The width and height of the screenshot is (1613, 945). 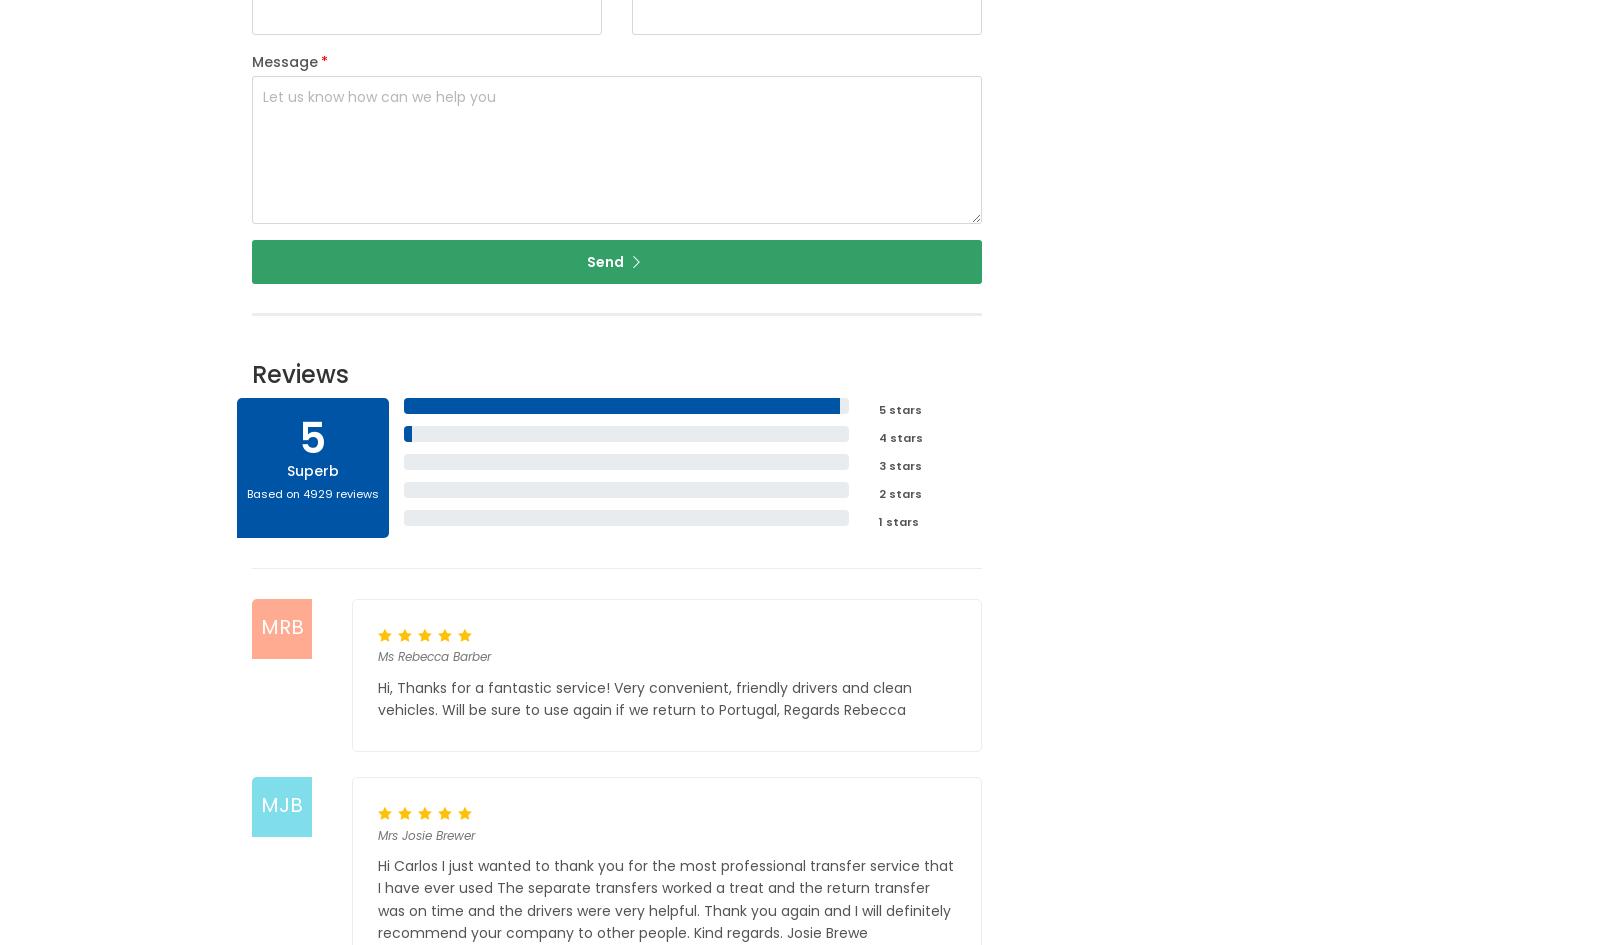 What do you see at coordinates (606, 260) in the screenshot?
I see `'Send'` at bounding box center [606, 260].